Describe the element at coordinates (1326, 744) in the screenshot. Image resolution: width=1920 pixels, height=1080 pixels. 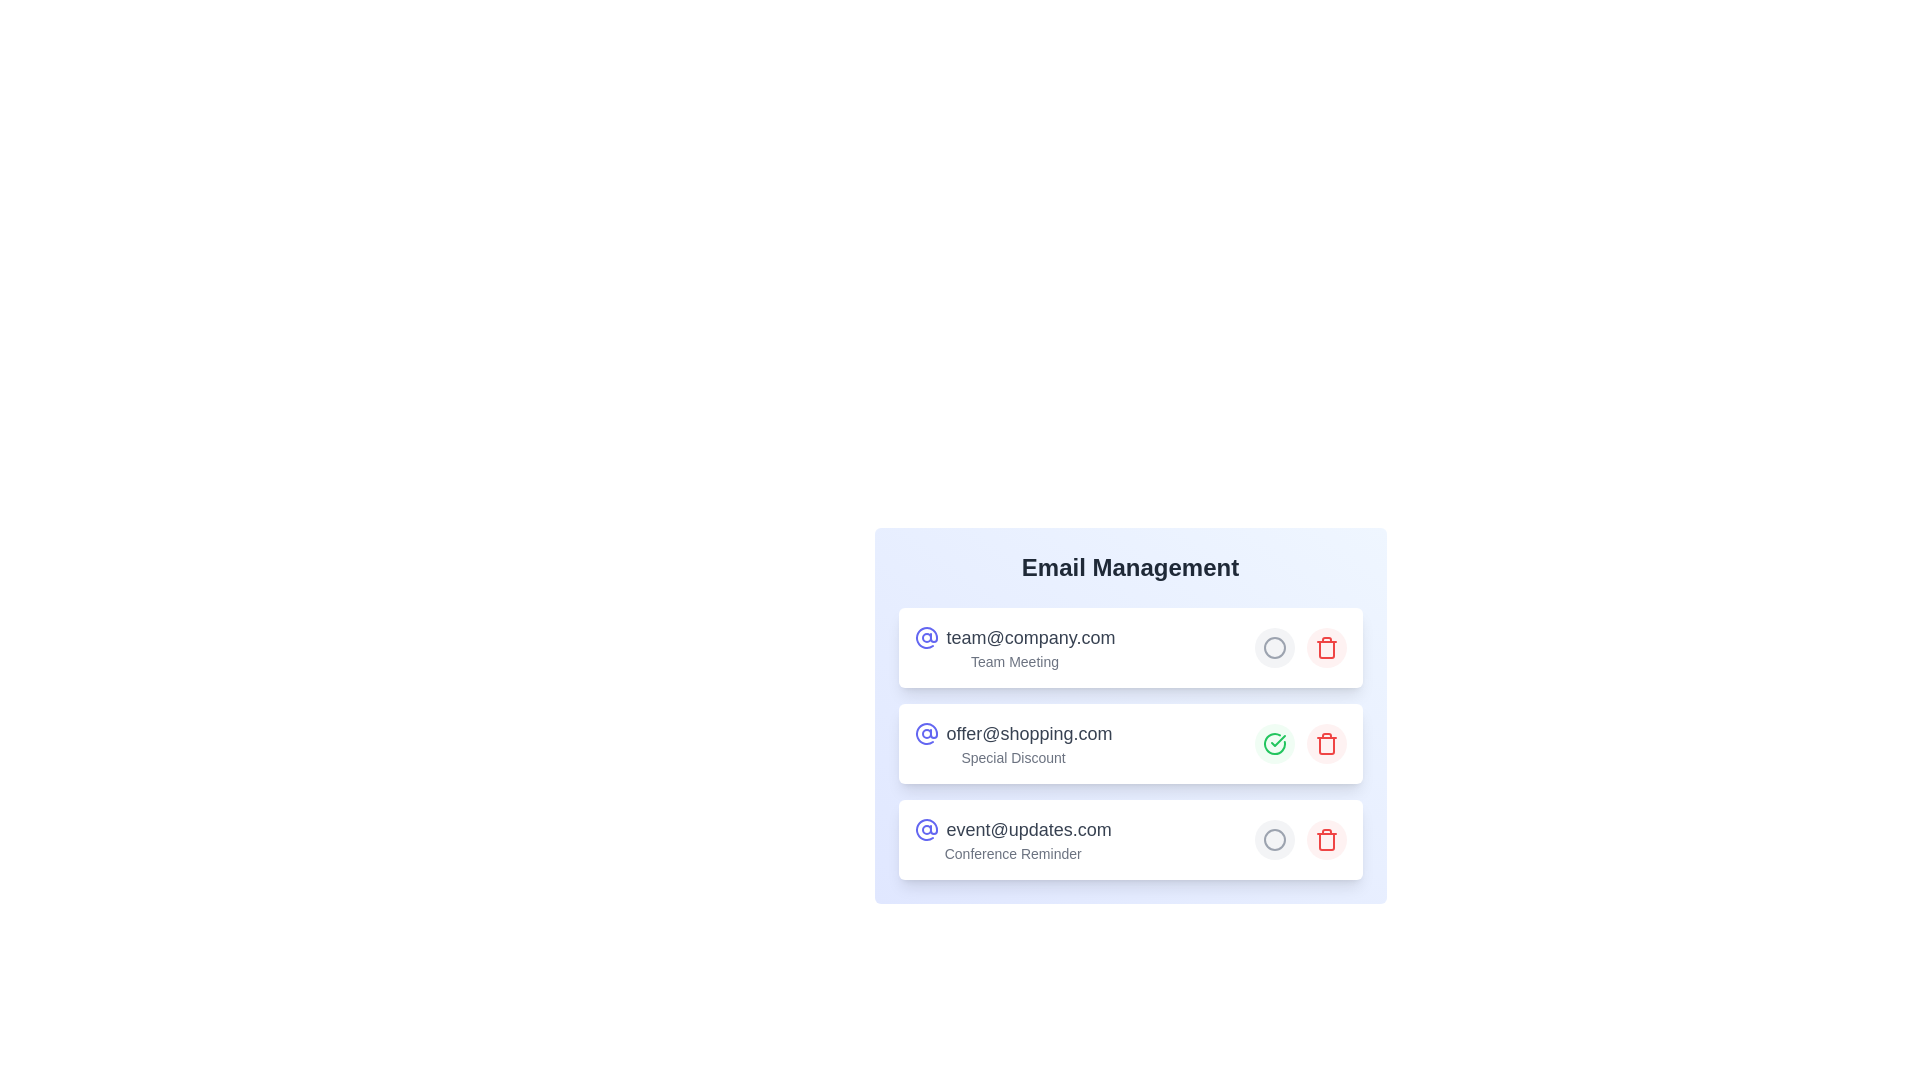
I see `delete button for the email with sender offer@shopping.com` at that location.